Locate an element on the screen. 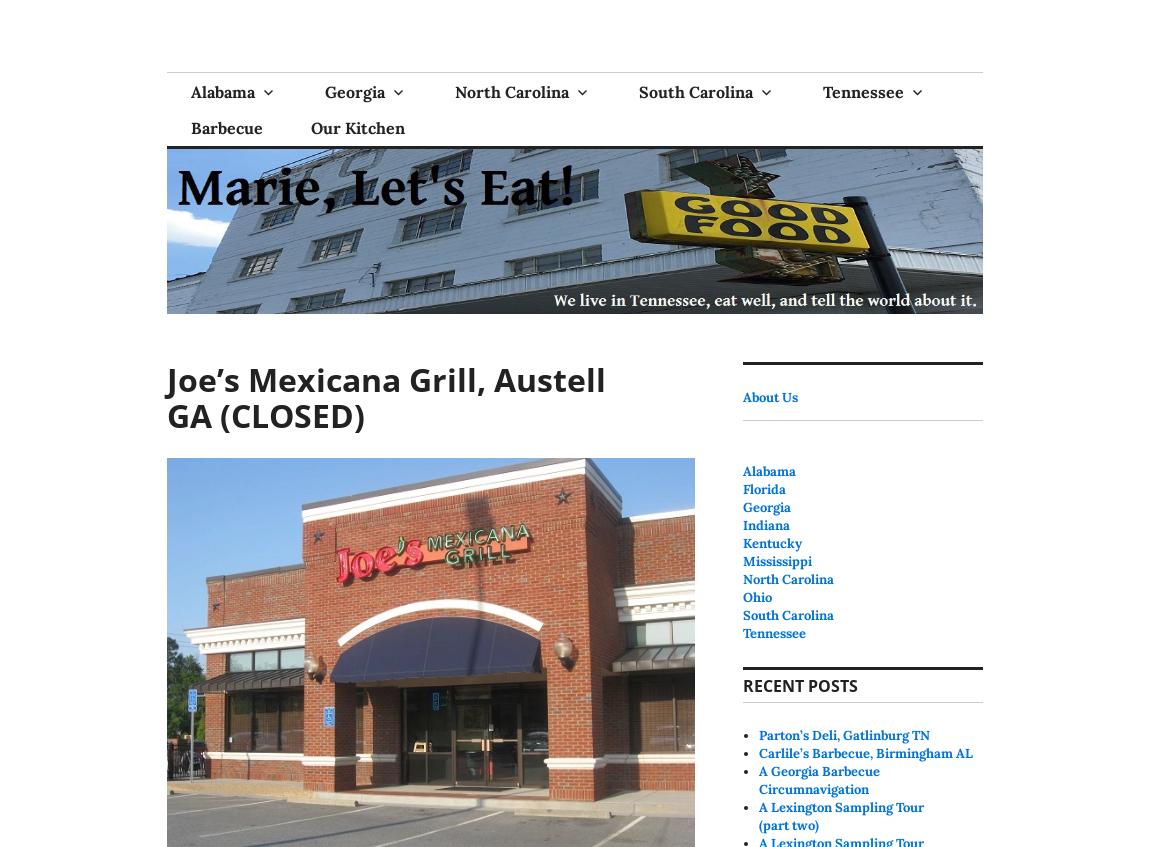  'North Carolina' is located at coordinates (787, 578).